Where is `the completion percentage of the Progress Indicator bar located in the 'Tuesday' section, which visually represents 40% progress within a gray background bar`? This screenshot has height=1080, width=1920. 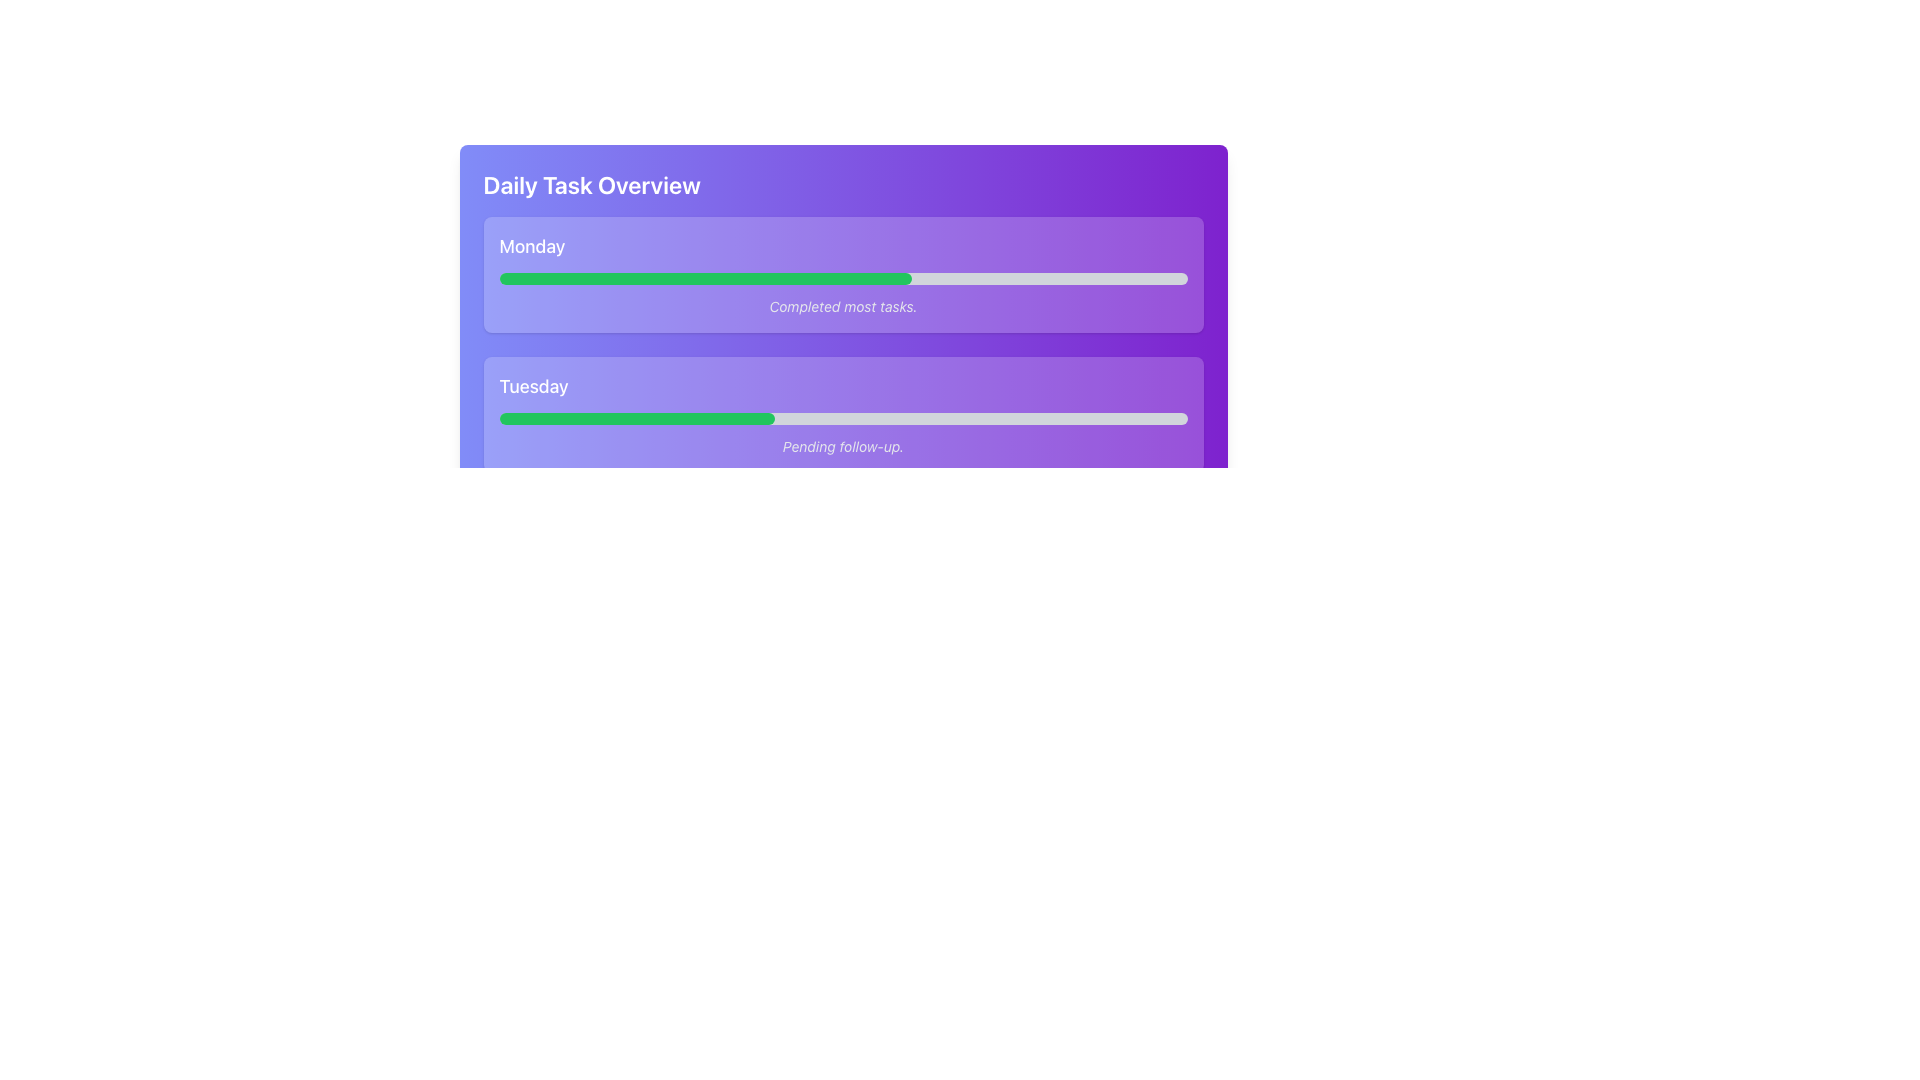
the completion percentage of the Progress Indicator bar located in the 'Tuesday' section, which visually represents 40% progress within a gray background bar is located at coordinates (636, 418).